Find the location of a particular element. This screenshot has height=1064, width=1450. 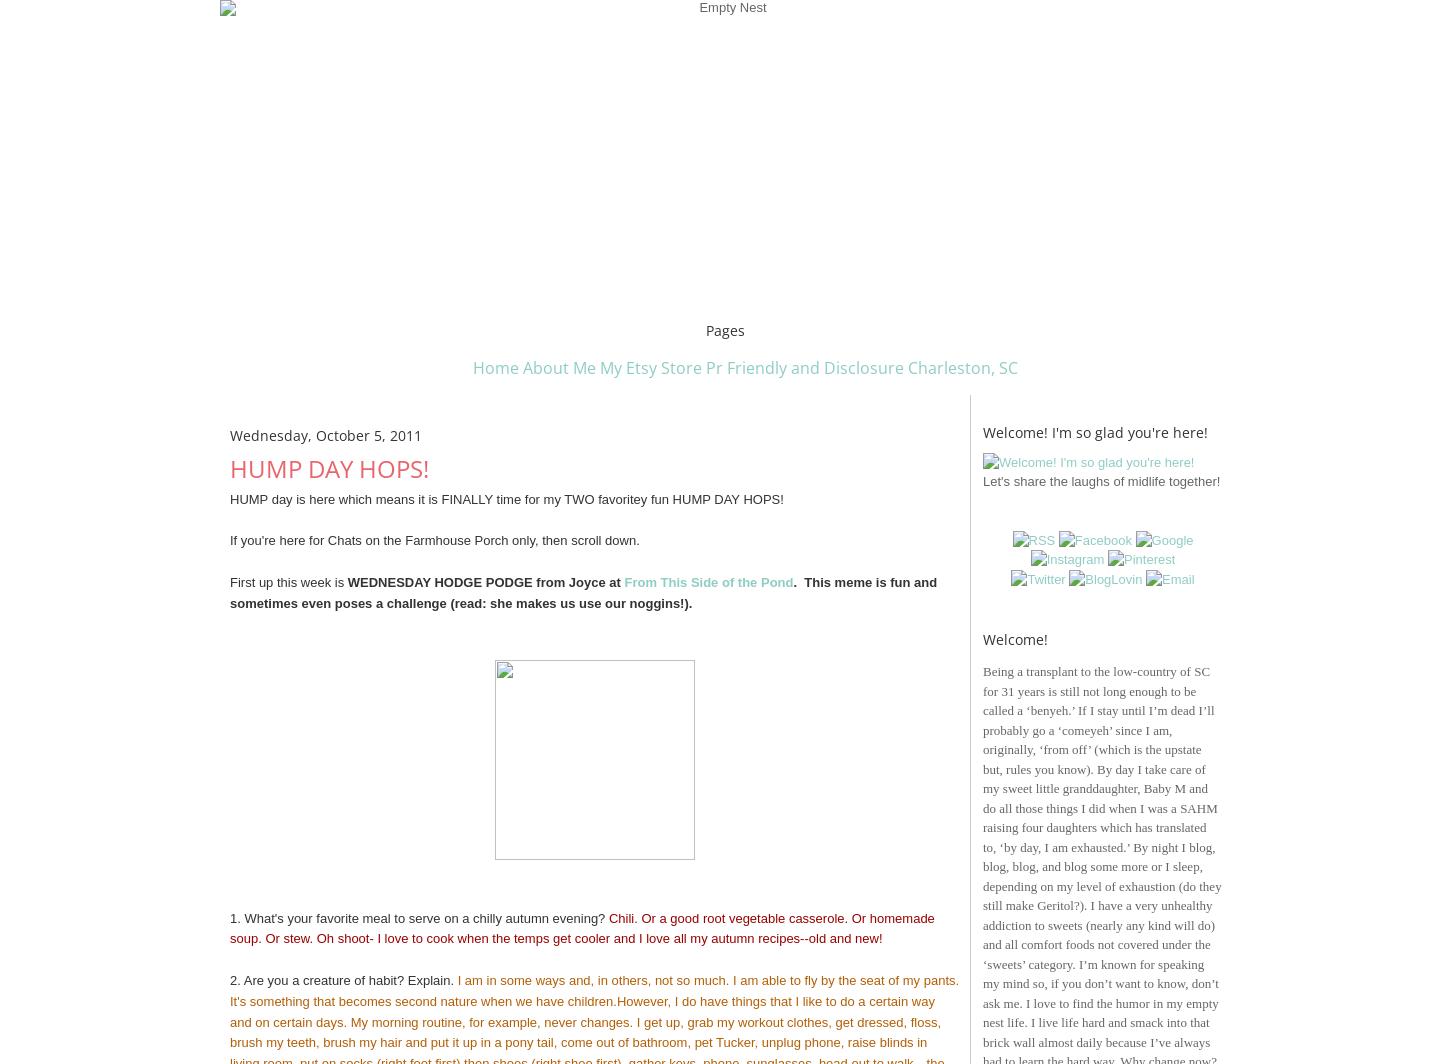

'About Me' is located at coordinates (522, 366).